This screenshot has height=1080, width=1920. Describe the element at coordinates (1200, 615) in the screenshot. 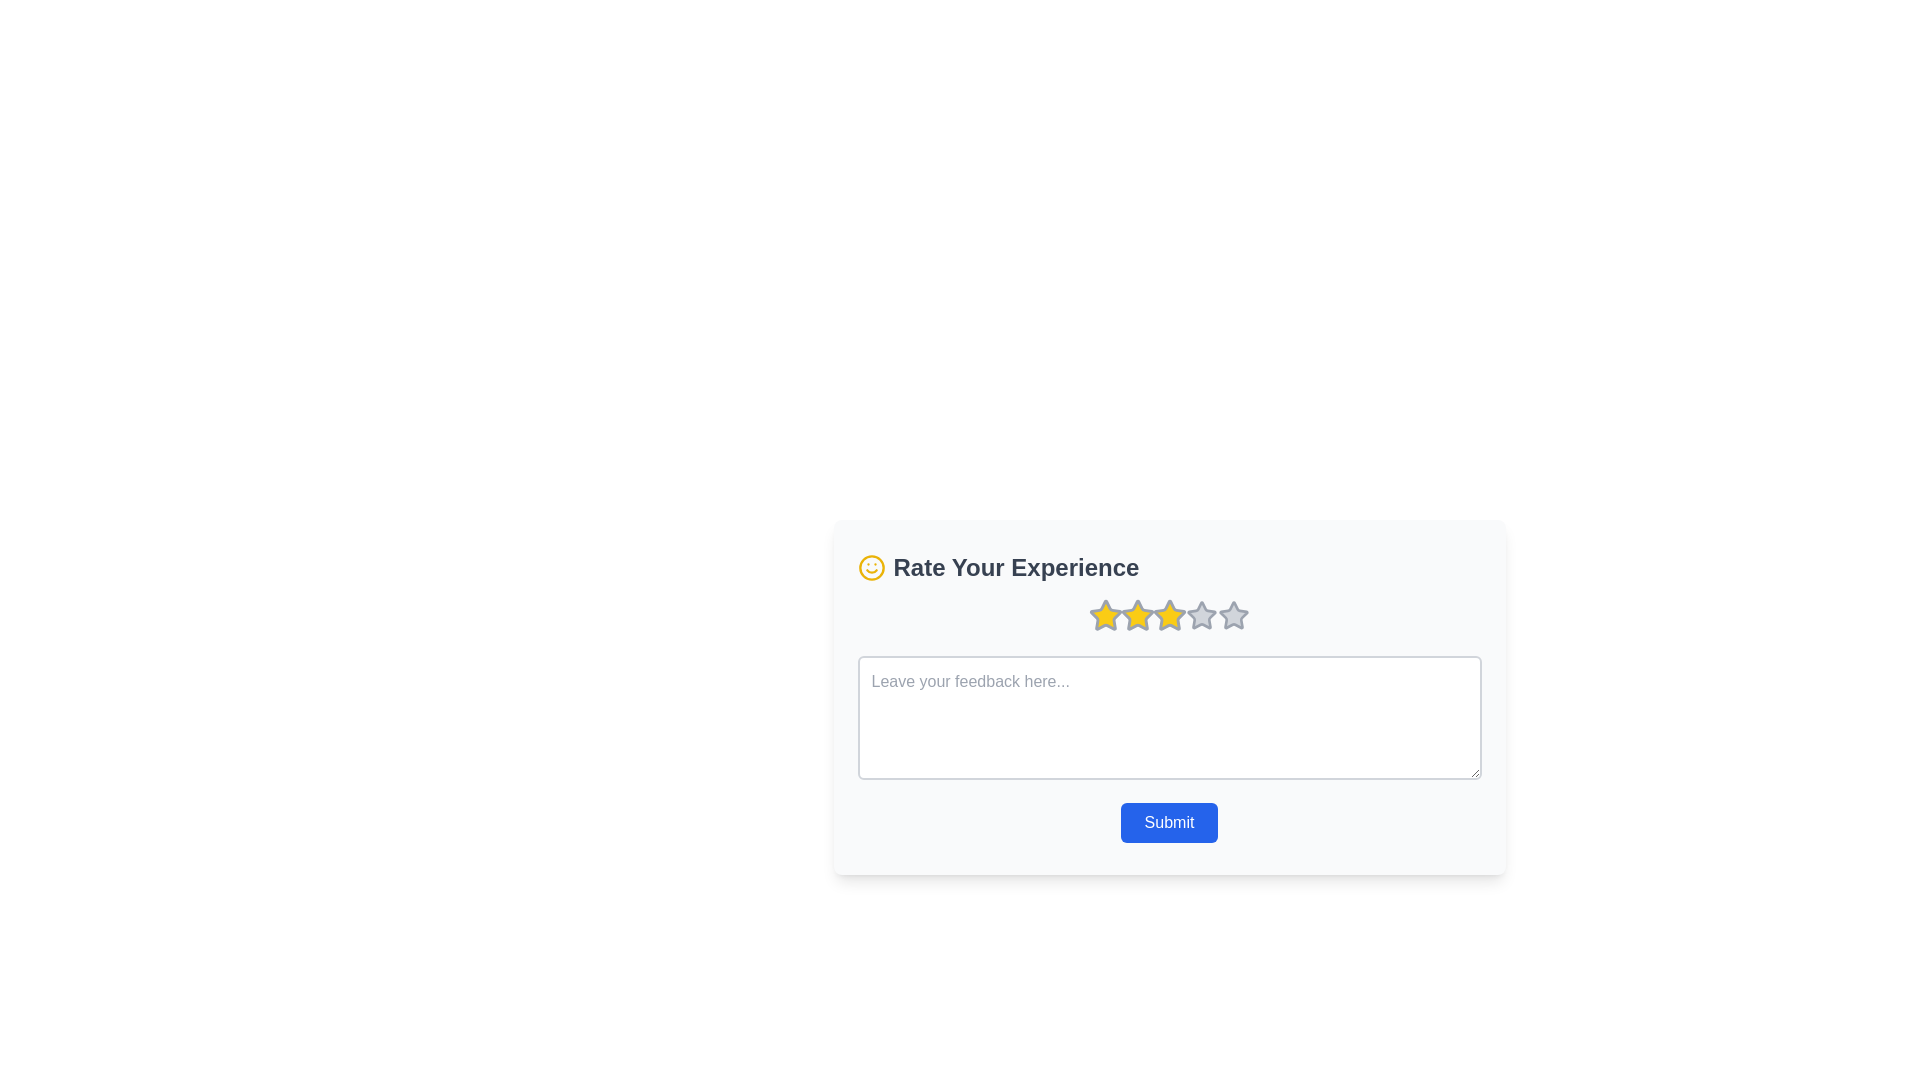

I see `the fifth rating star` at that location.